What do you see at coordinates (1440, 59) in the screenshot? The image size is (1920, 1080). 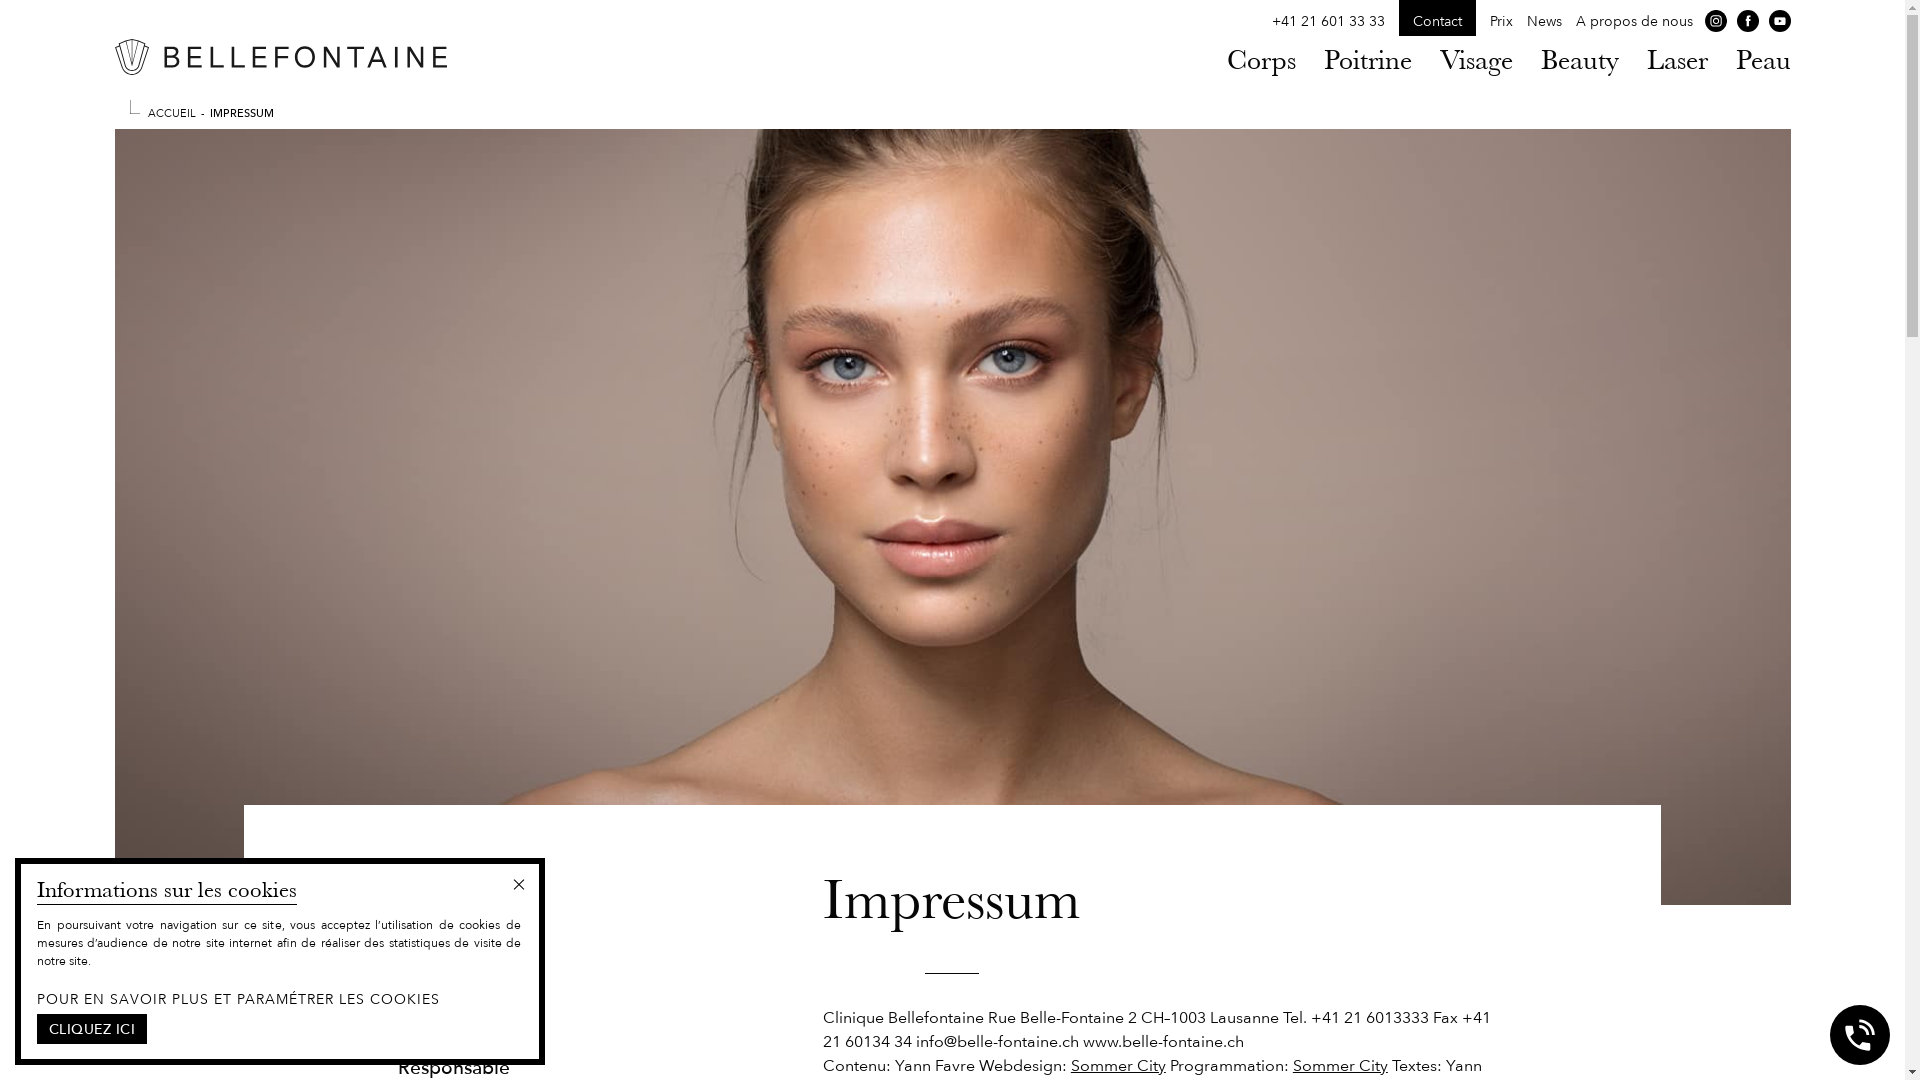 I see `'Visage'` at bounding box center [1440, 59].